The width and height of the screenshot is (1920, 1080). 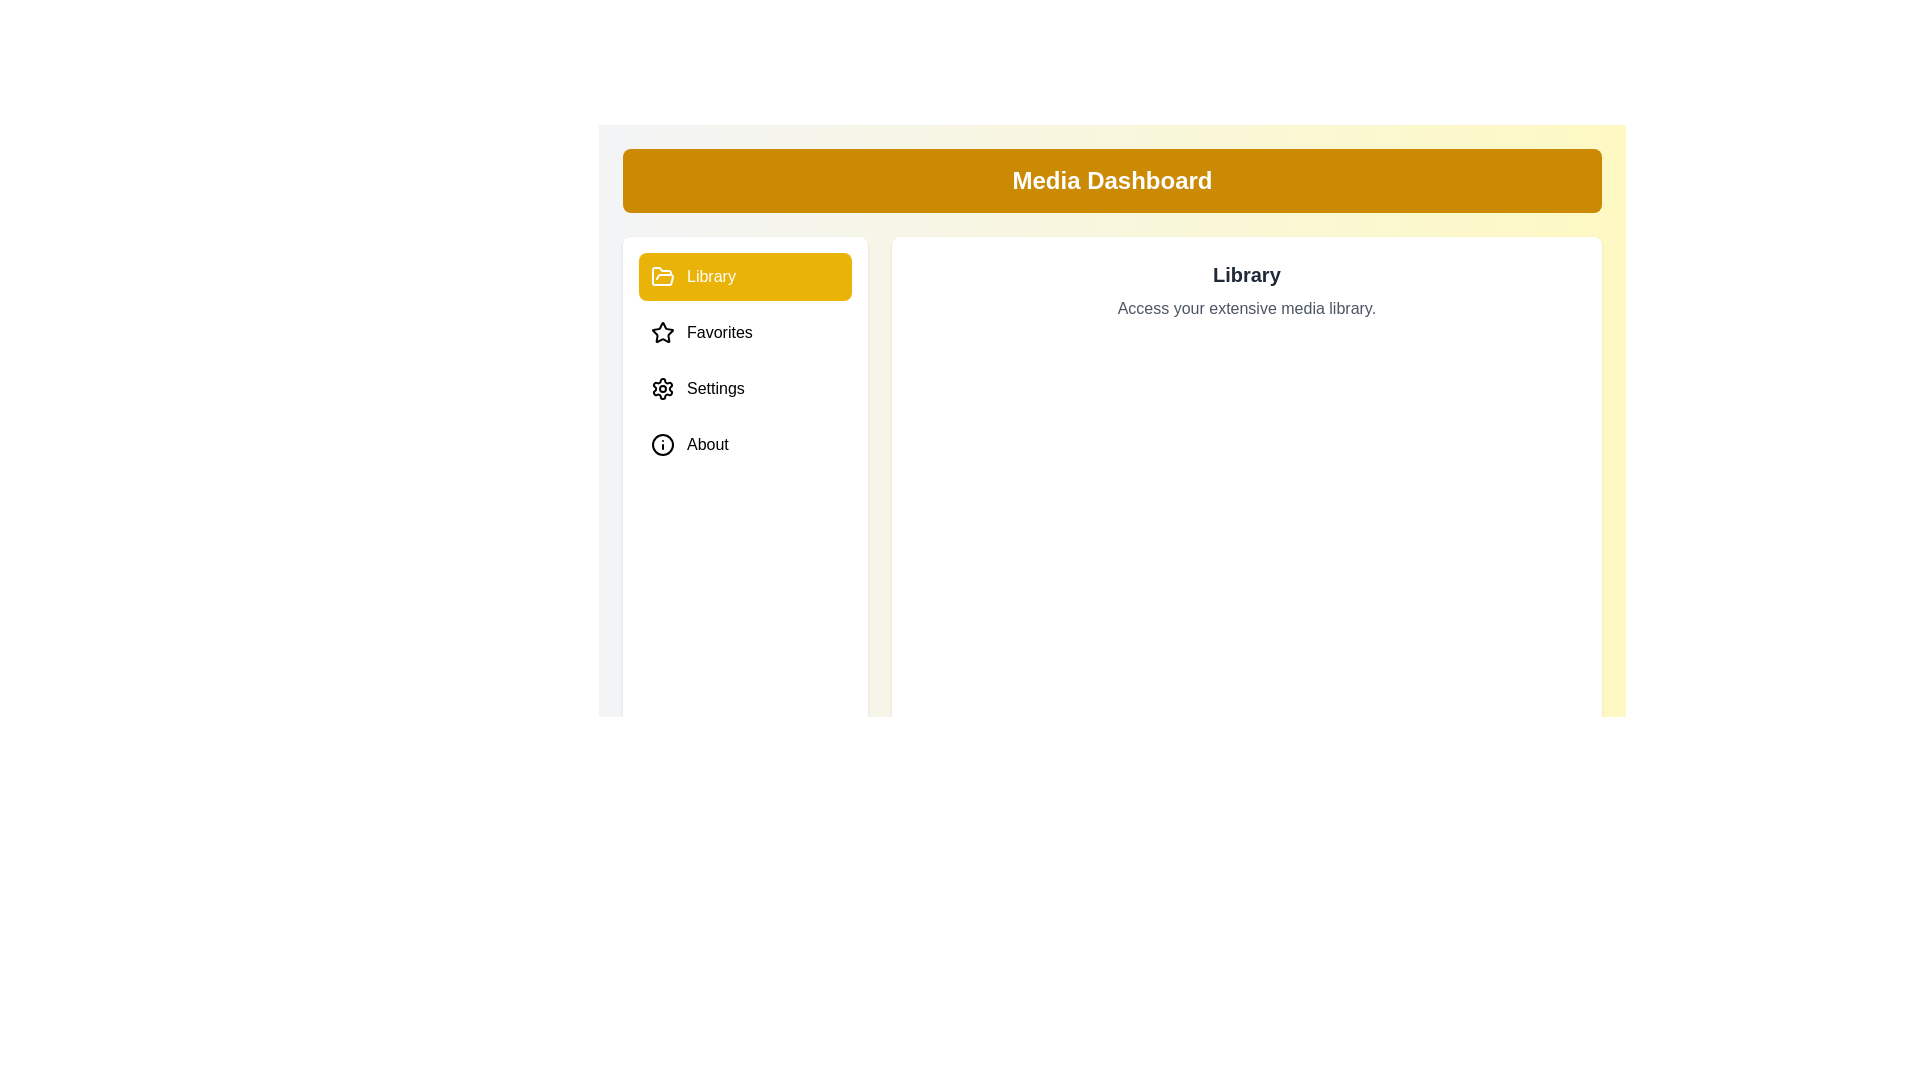 I want to click on the Library tab to preview its hover effect, so click(x=744, y=277).